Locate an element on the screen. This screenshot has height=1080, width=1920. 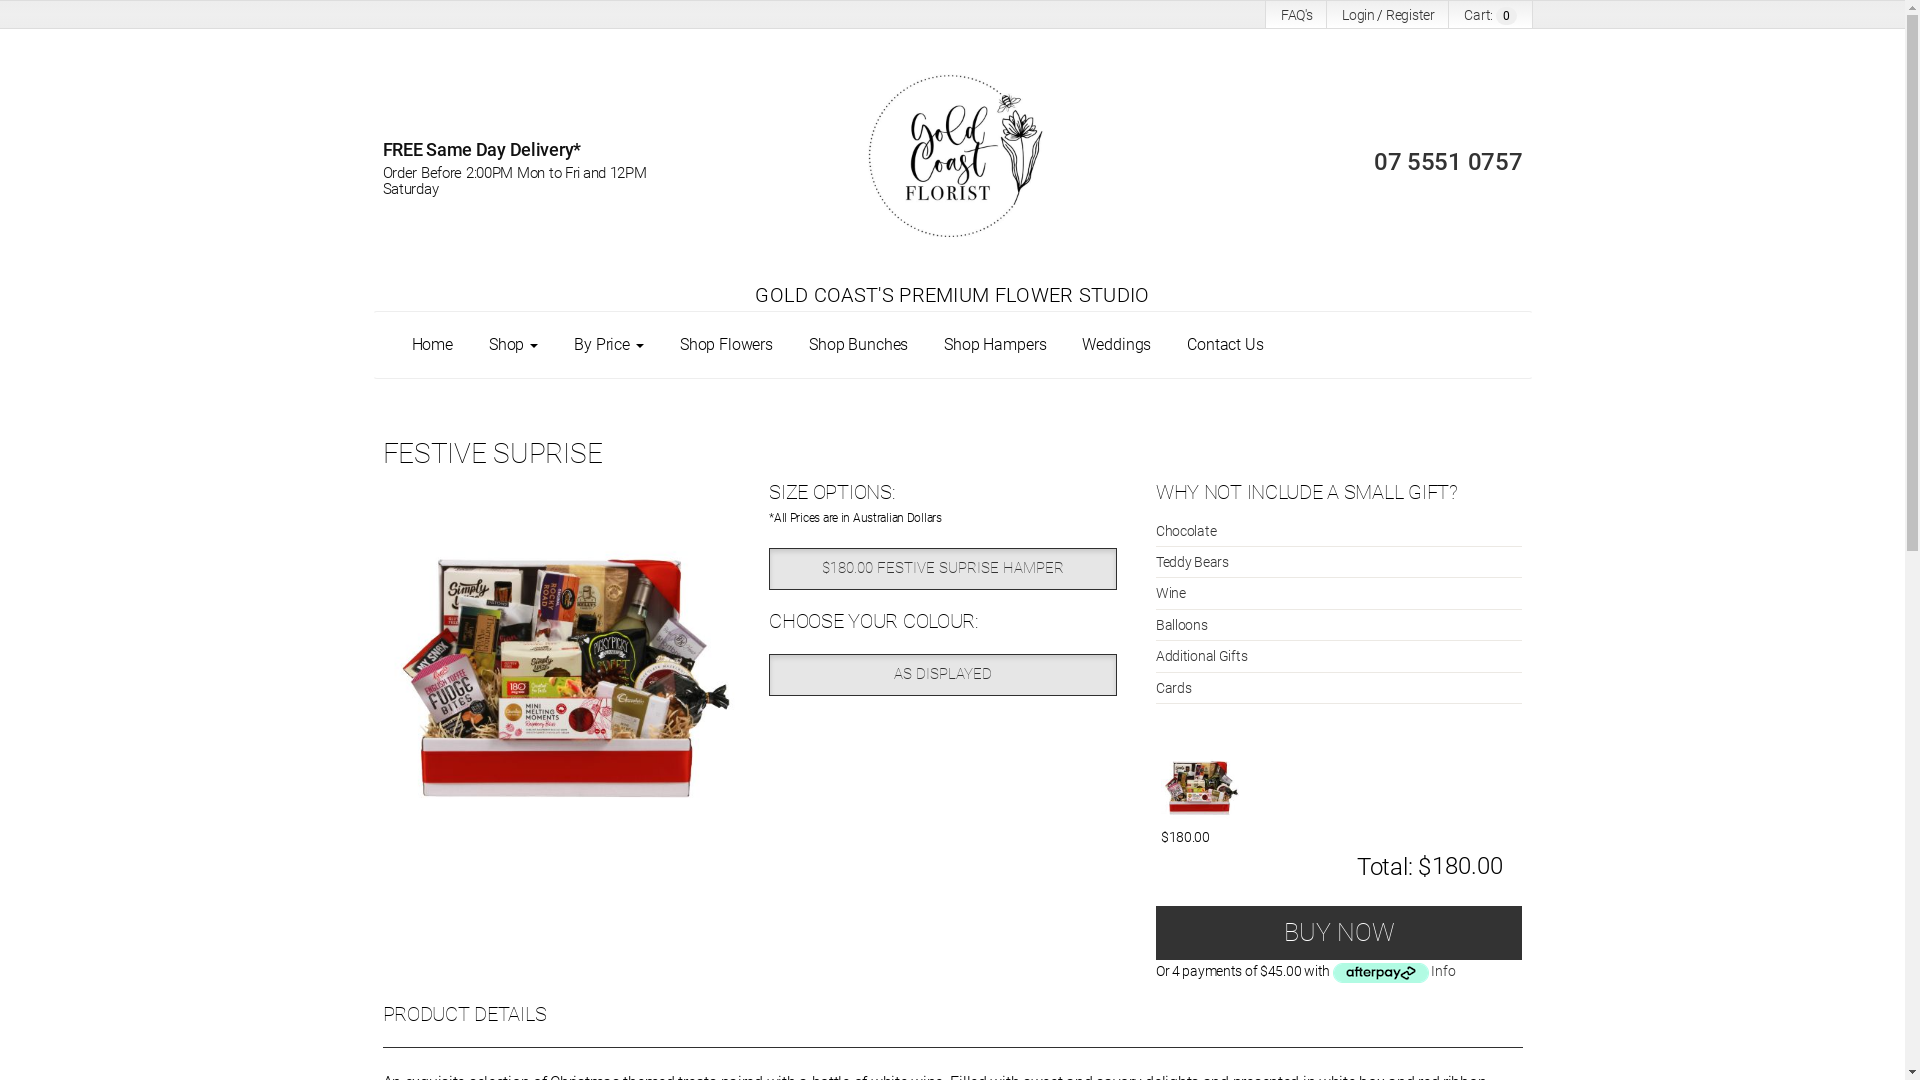
'Shop' is located at coordinates (469, 343).